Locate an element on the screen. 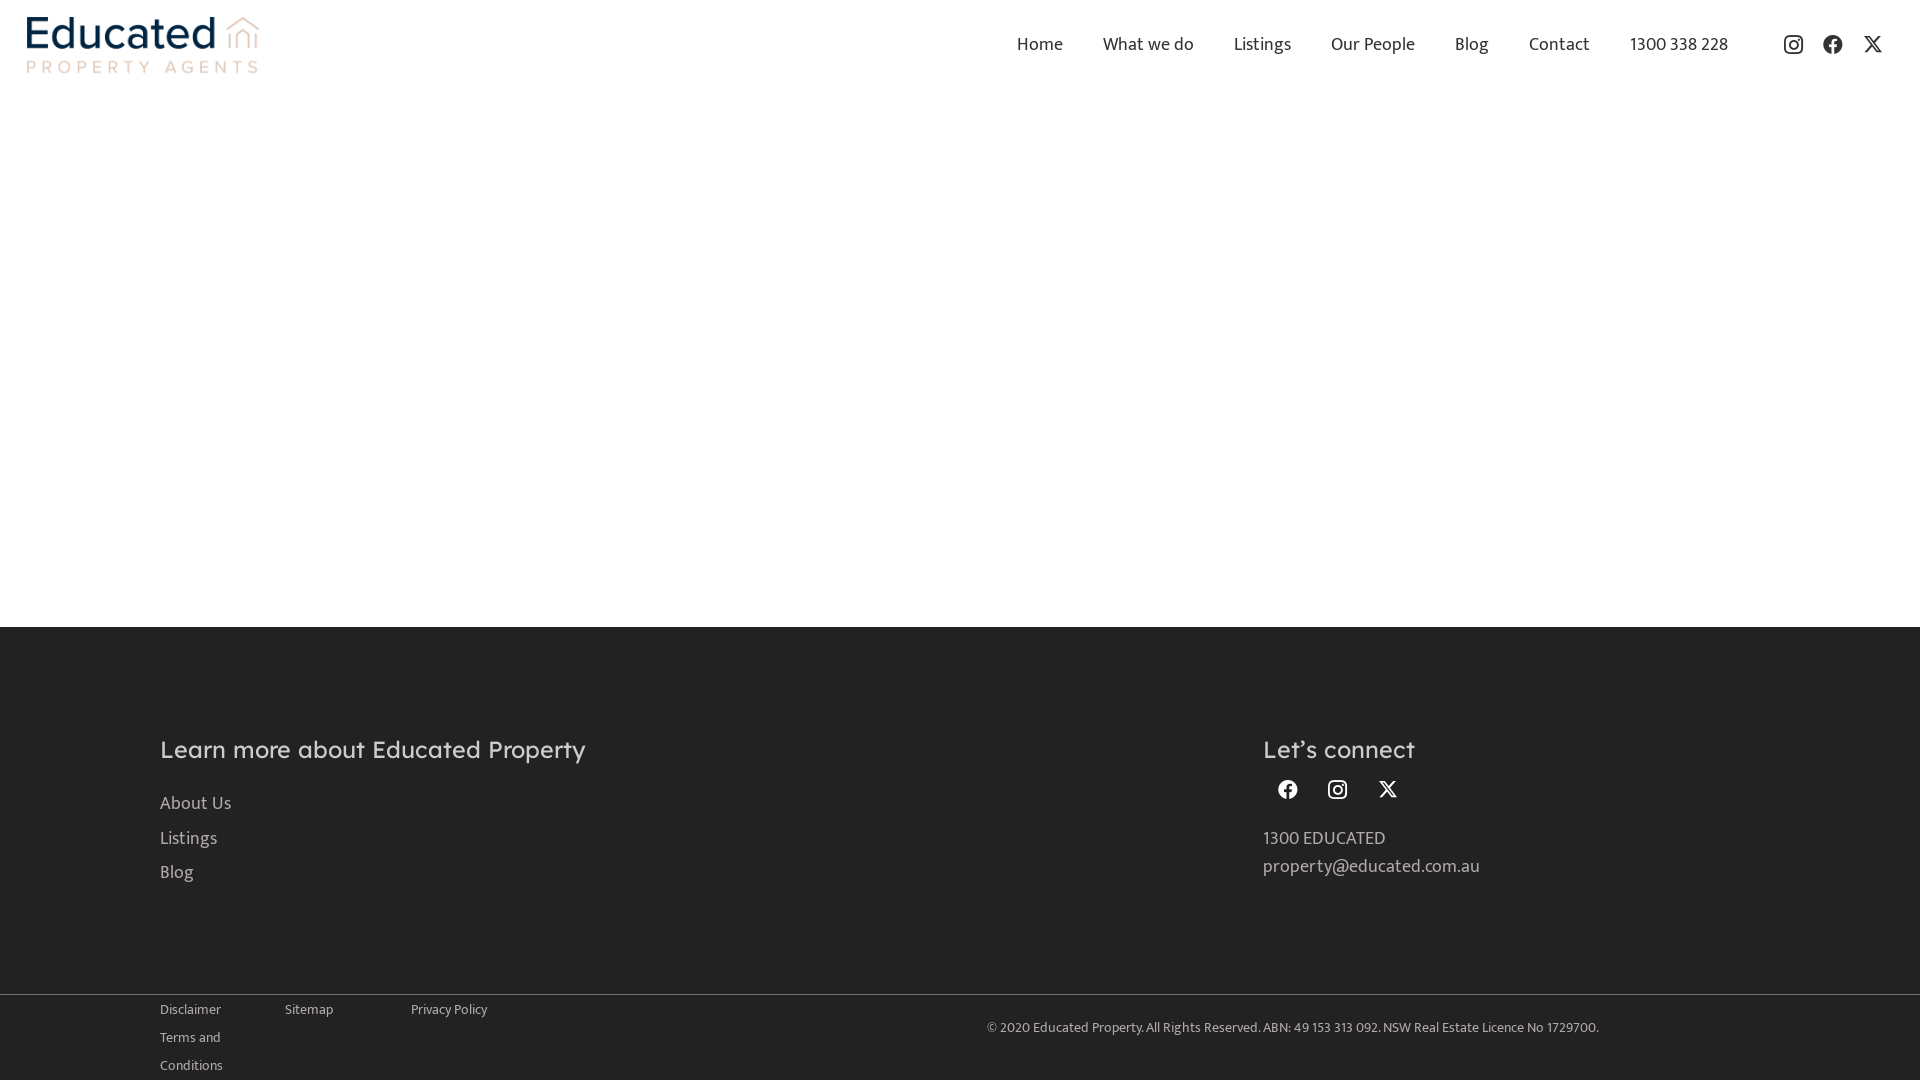 The image size is (1920, 1080). '1300 EDUCATED' is located at coordinates (1324, 839).